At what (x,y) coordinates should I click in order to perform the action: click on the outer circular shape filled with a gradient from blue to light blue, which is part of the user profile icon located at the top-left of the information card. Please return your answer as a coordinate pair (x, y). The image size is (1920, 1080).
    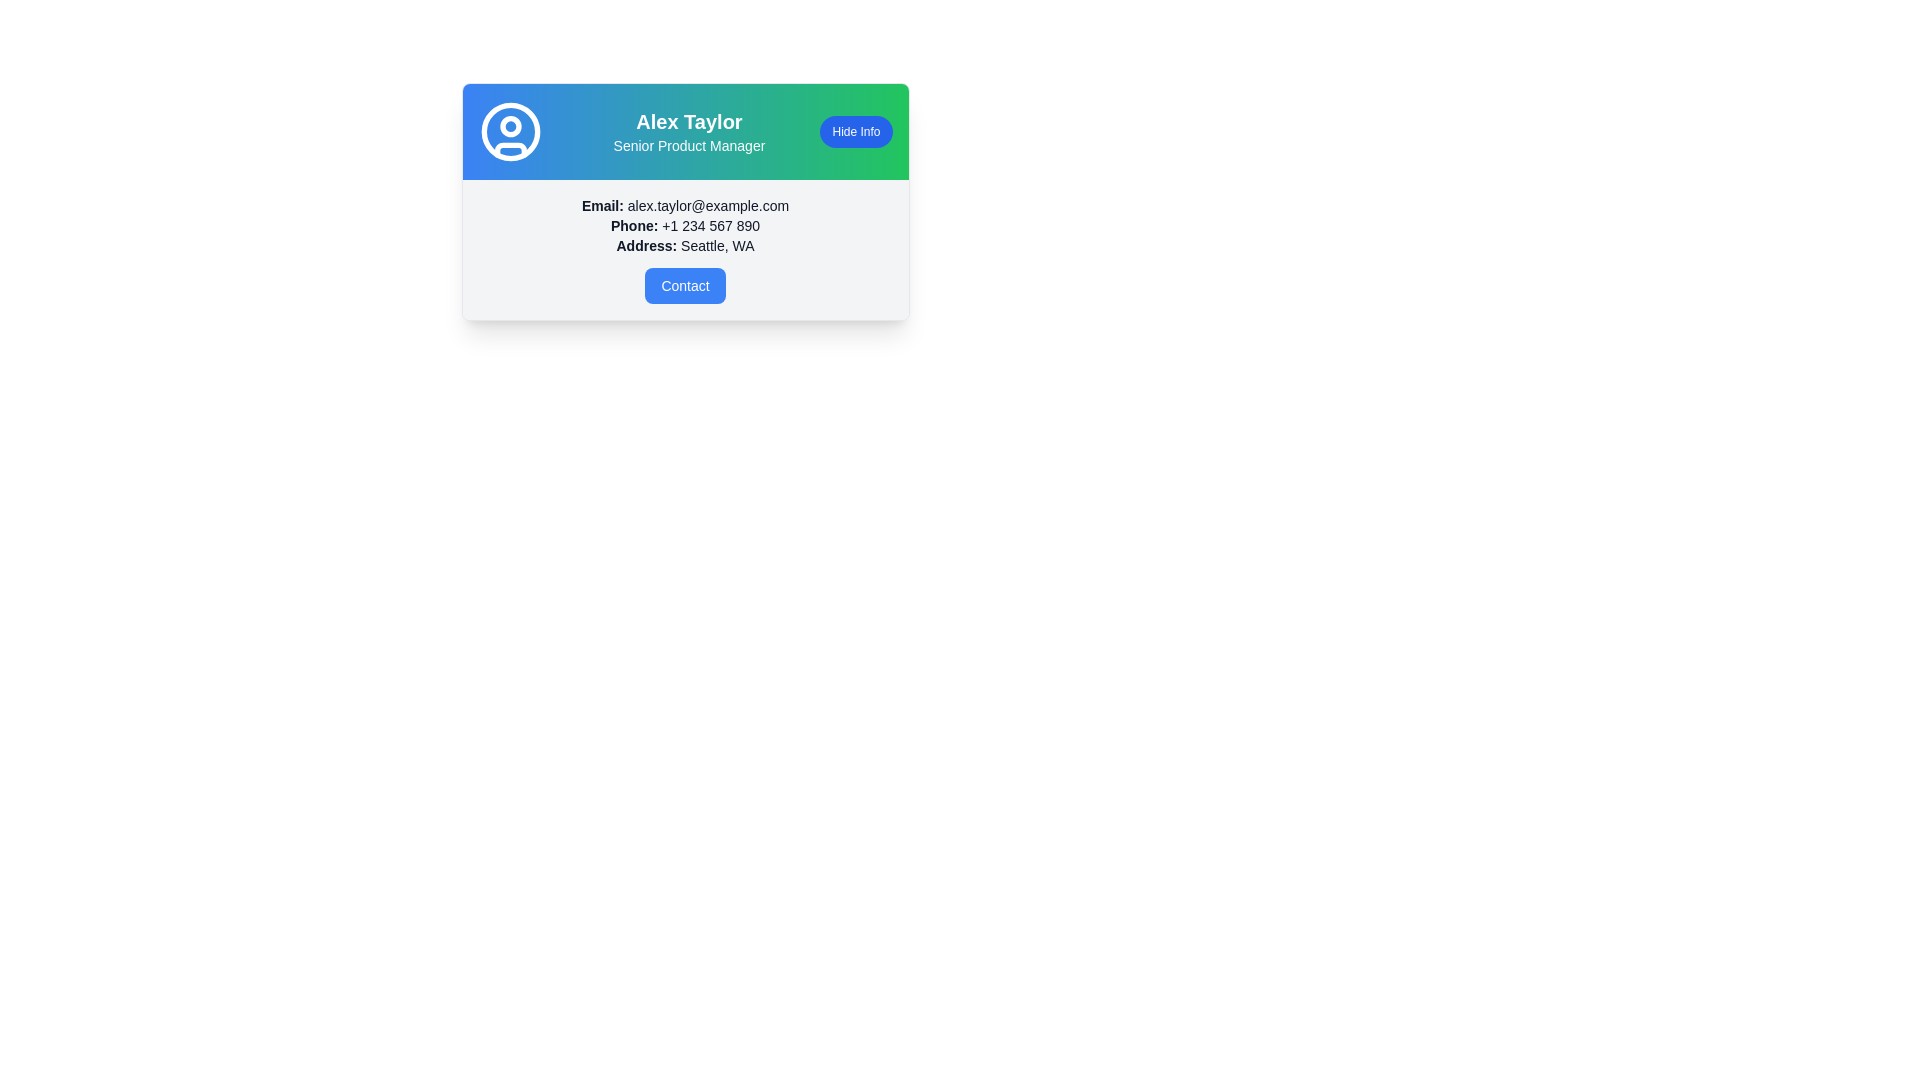
    Looking at the image, I should click on (510, 131).